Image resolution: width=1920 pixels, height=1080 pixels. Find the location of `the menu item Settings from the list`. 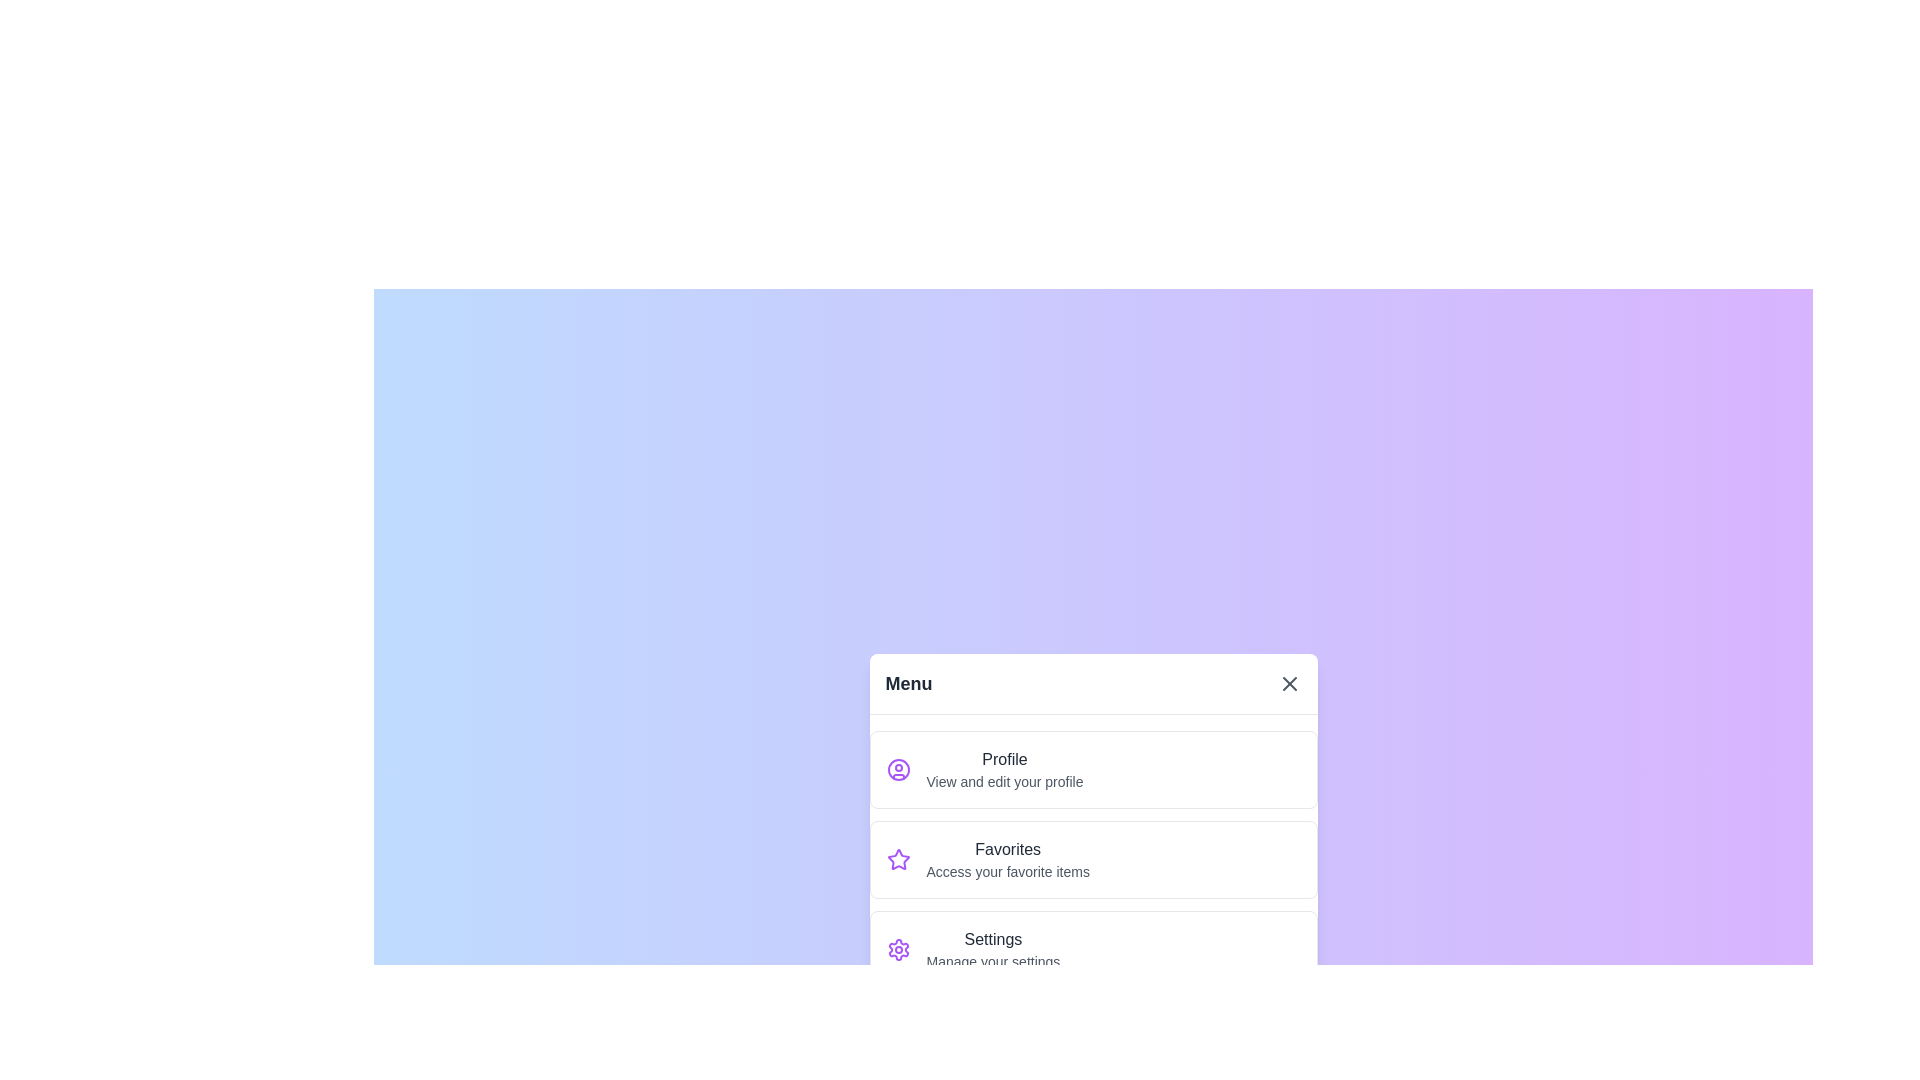

the menu item Settings from the list is located at coordinates (1092, 948).